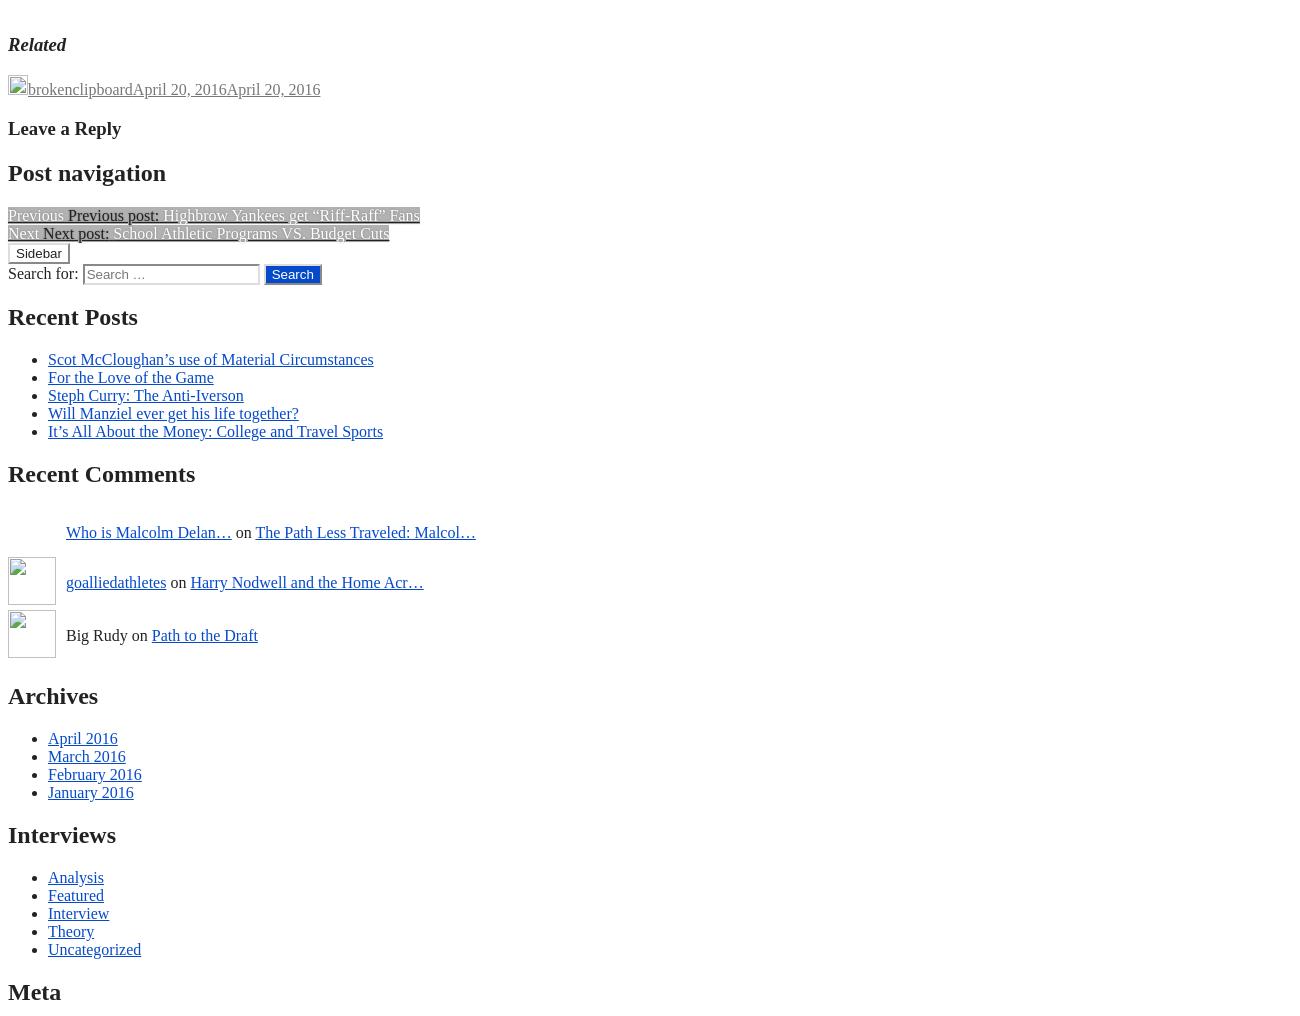  What do you see at coordinates (46, 737) in the screenshot?
I see `'April 2016'` at bounding box center [46, 737].